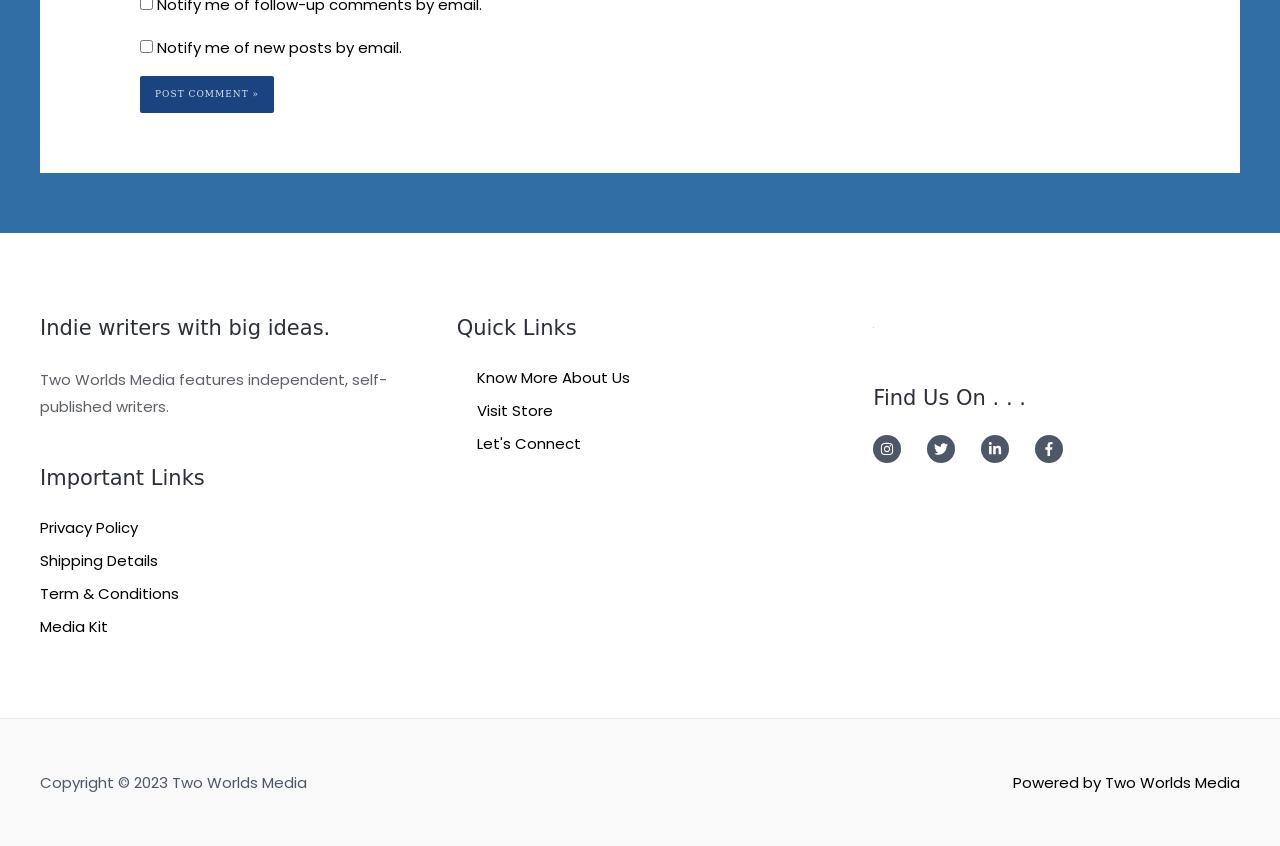 The image size is (1280, 846). What do you see at coordinates (528, 441) in the screenshot?
I see `'Let's Connect'` at bounding box center [528, 441].